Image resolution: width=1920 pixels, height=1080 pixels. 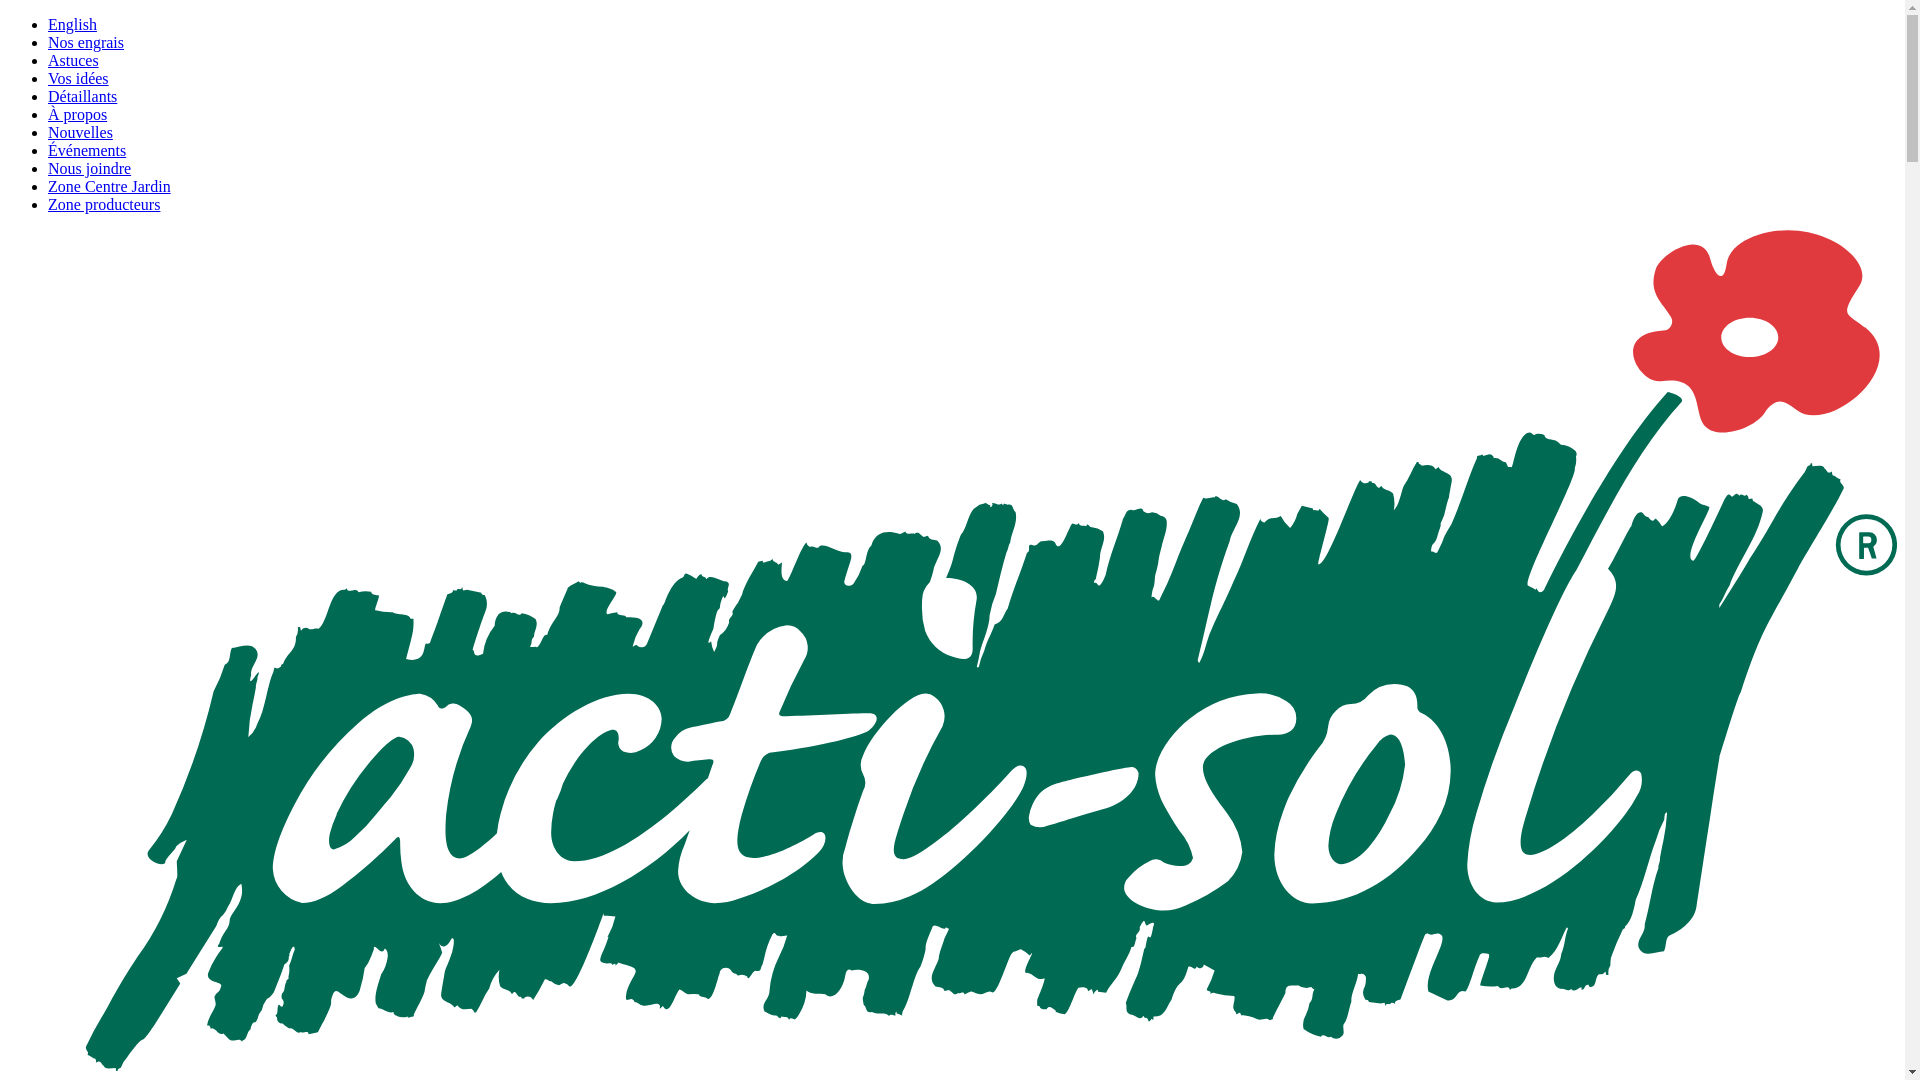 What do you see at coordinates (72, 24) in the screenshot?
I see `'English'` at bounding box center [72, 24].